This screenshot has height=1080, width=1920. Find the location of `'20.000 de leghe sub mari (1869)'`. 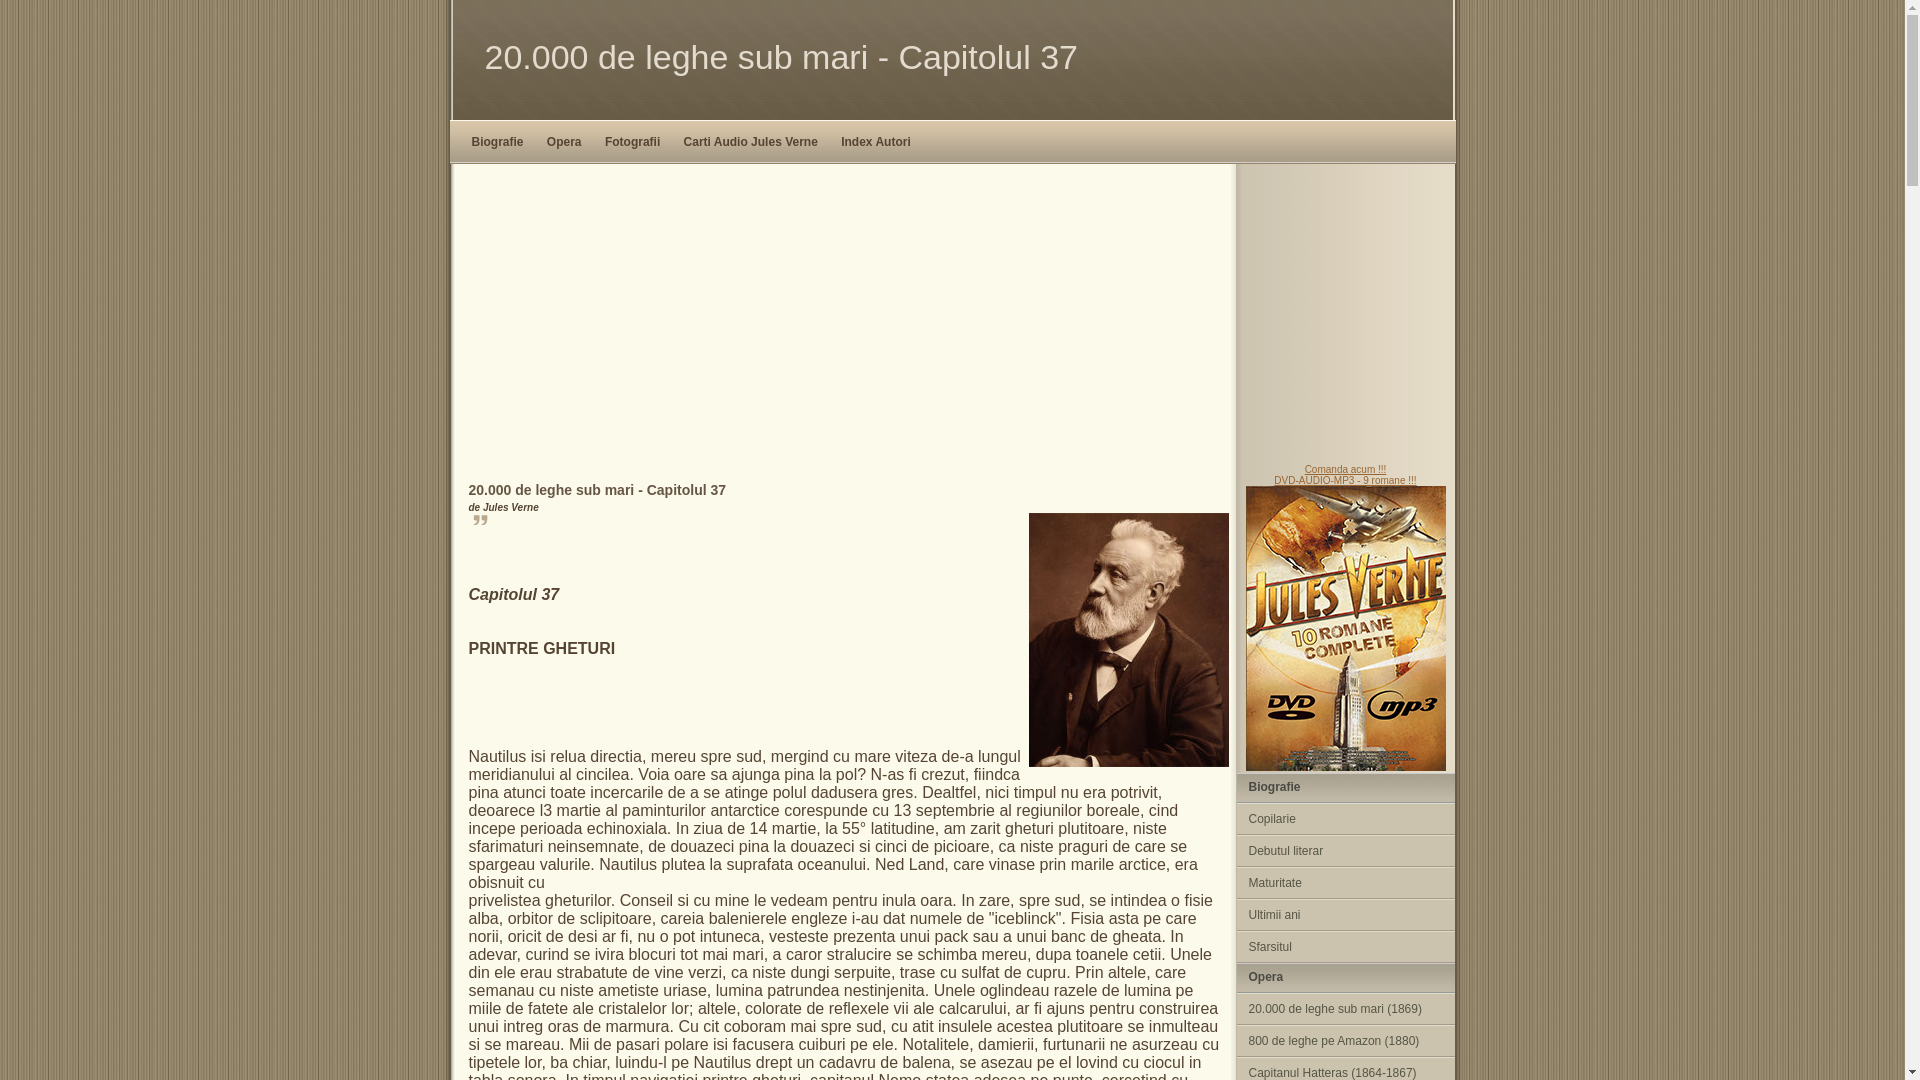

'20.000 de leghe sub mari (1869)' is located at coordinates (1344, 1009).